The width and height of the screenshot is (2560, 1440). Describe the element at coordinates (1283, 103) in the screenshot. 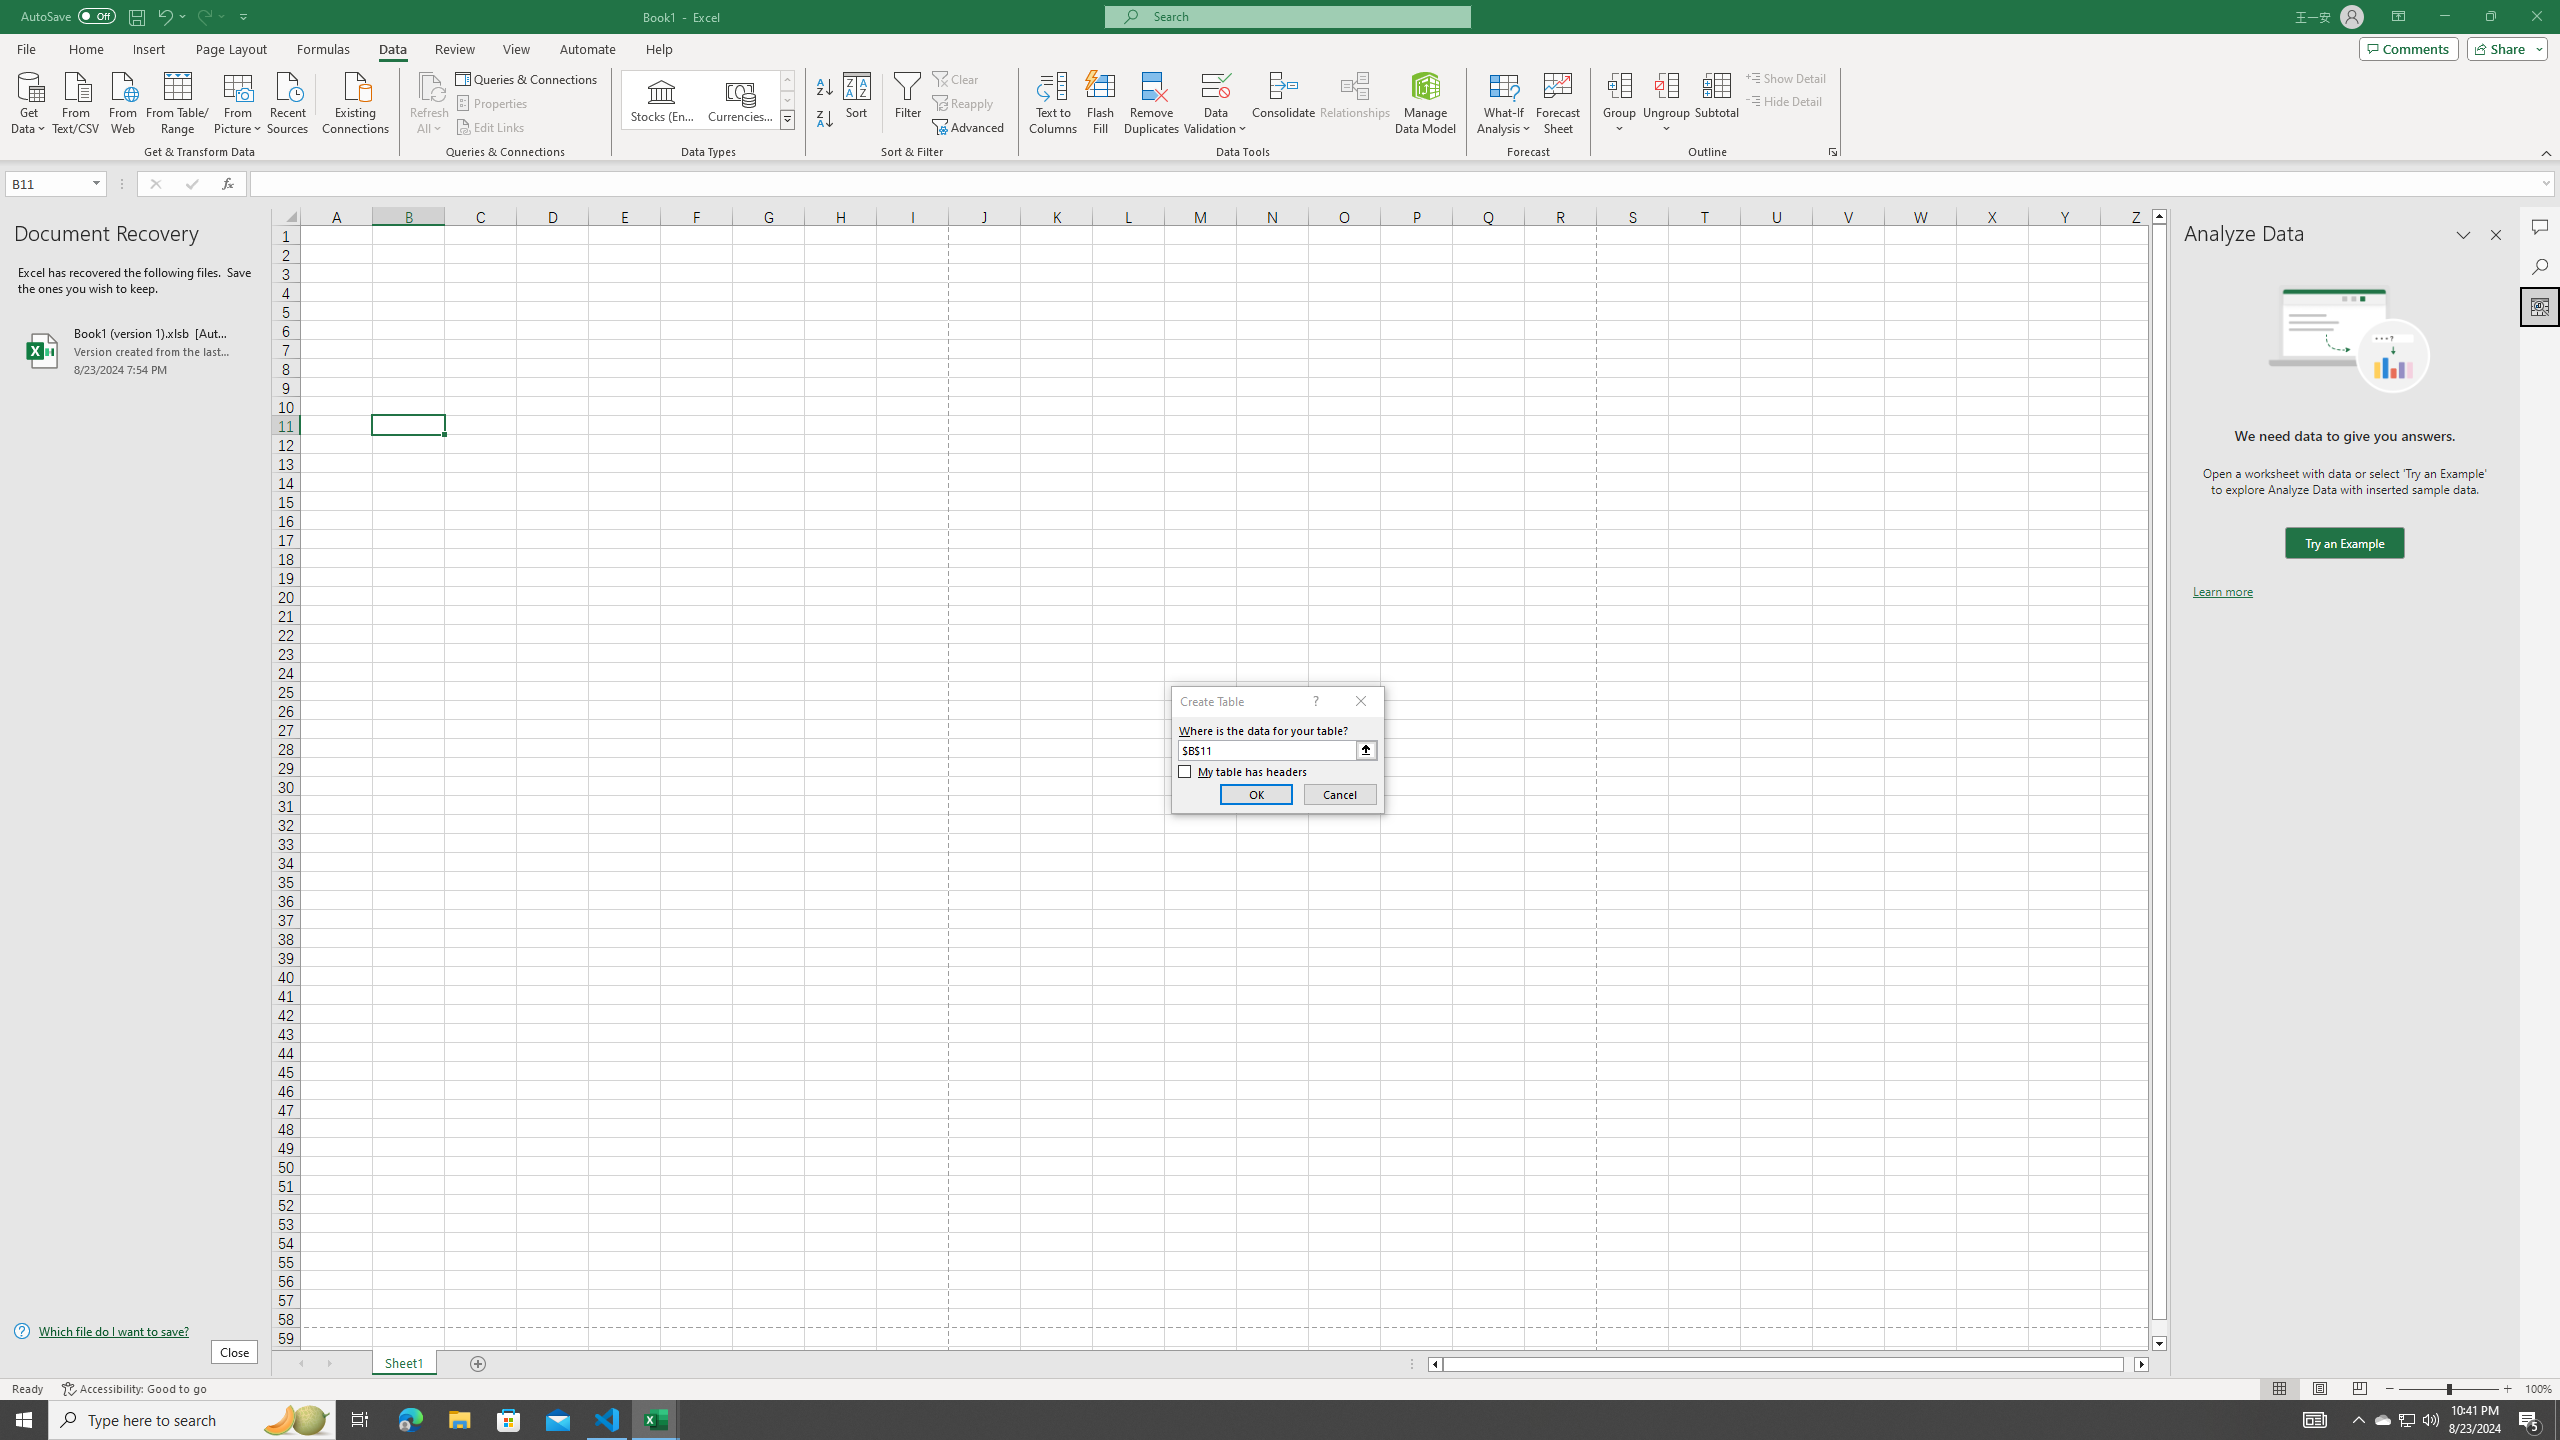

I see `'Consolidate...'` at that location.